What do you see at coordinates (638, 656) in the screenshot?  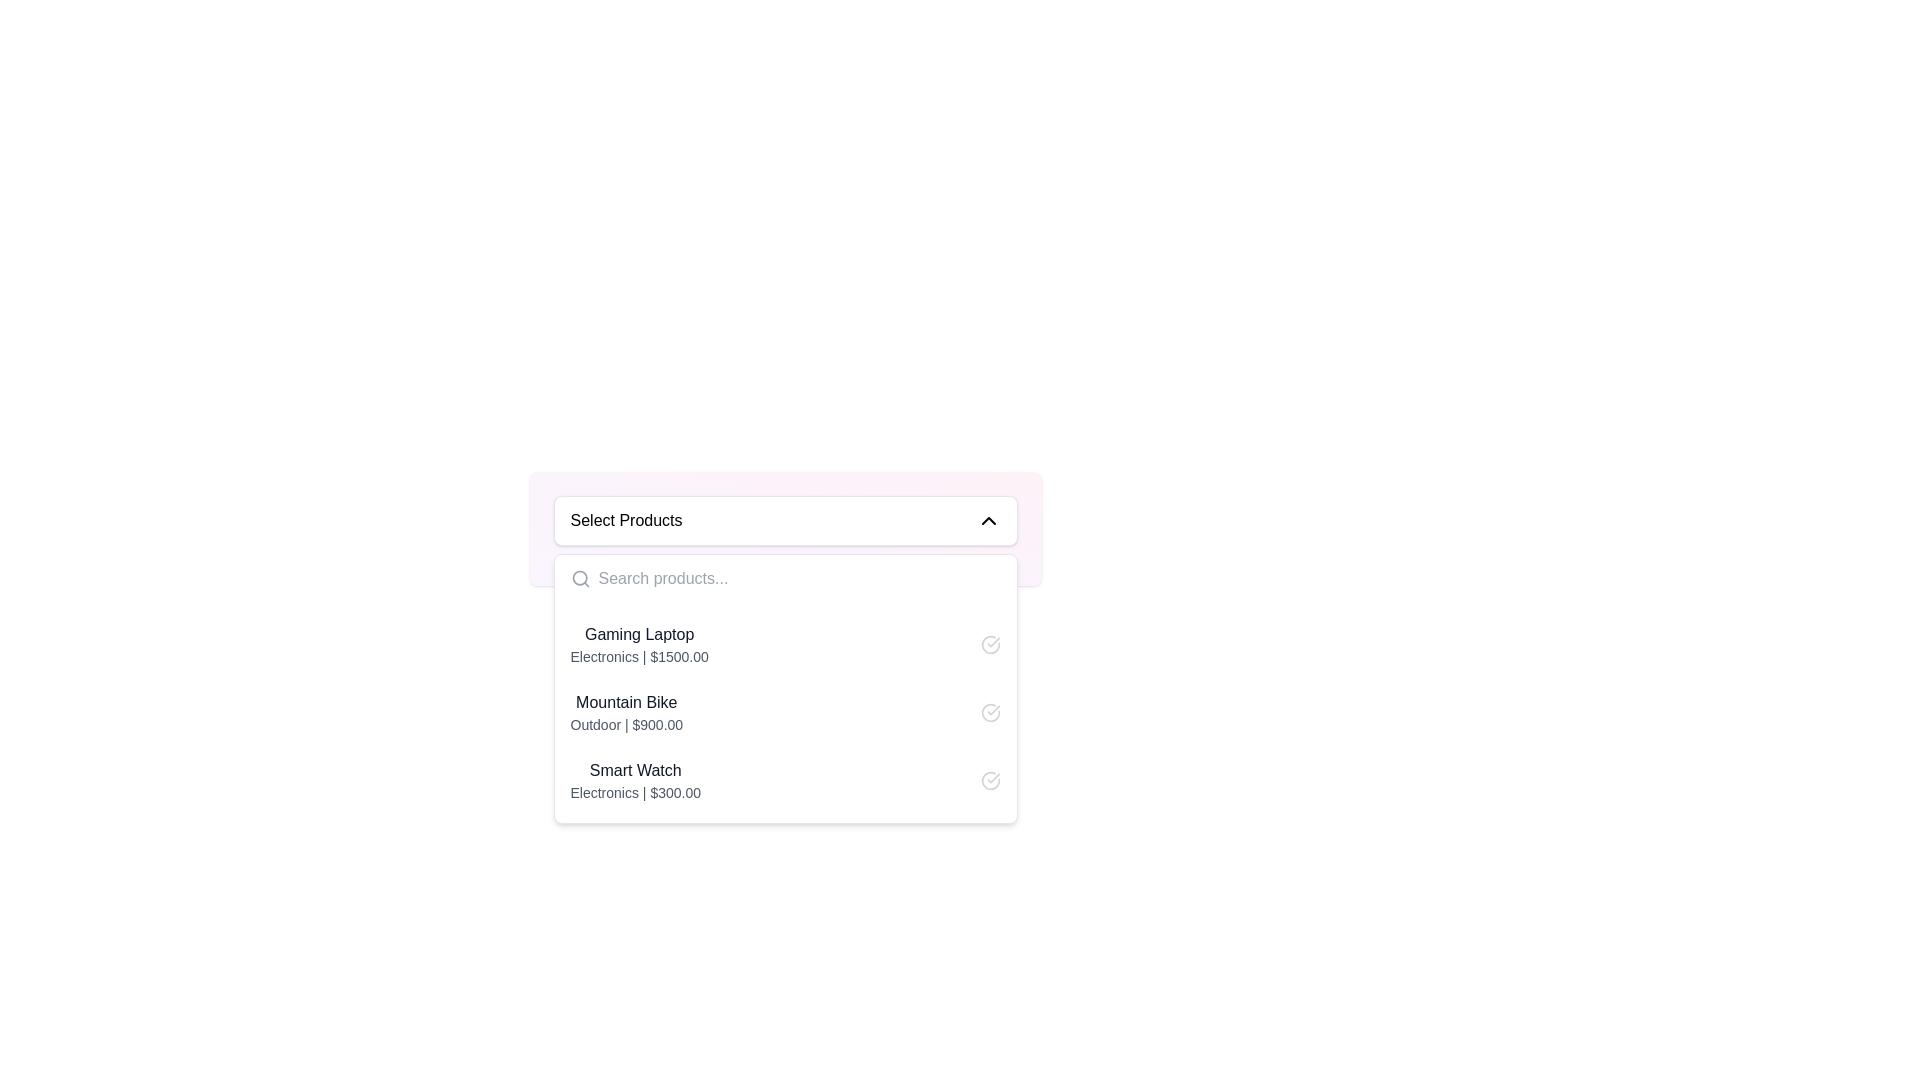 I see `the static text displaying the category 'Electronics' and price '$1500.00', which is located under the dropdown menu labeled 'Select Products' and appears under 'Gaming Laptop'` at bounding box center [638, 656].